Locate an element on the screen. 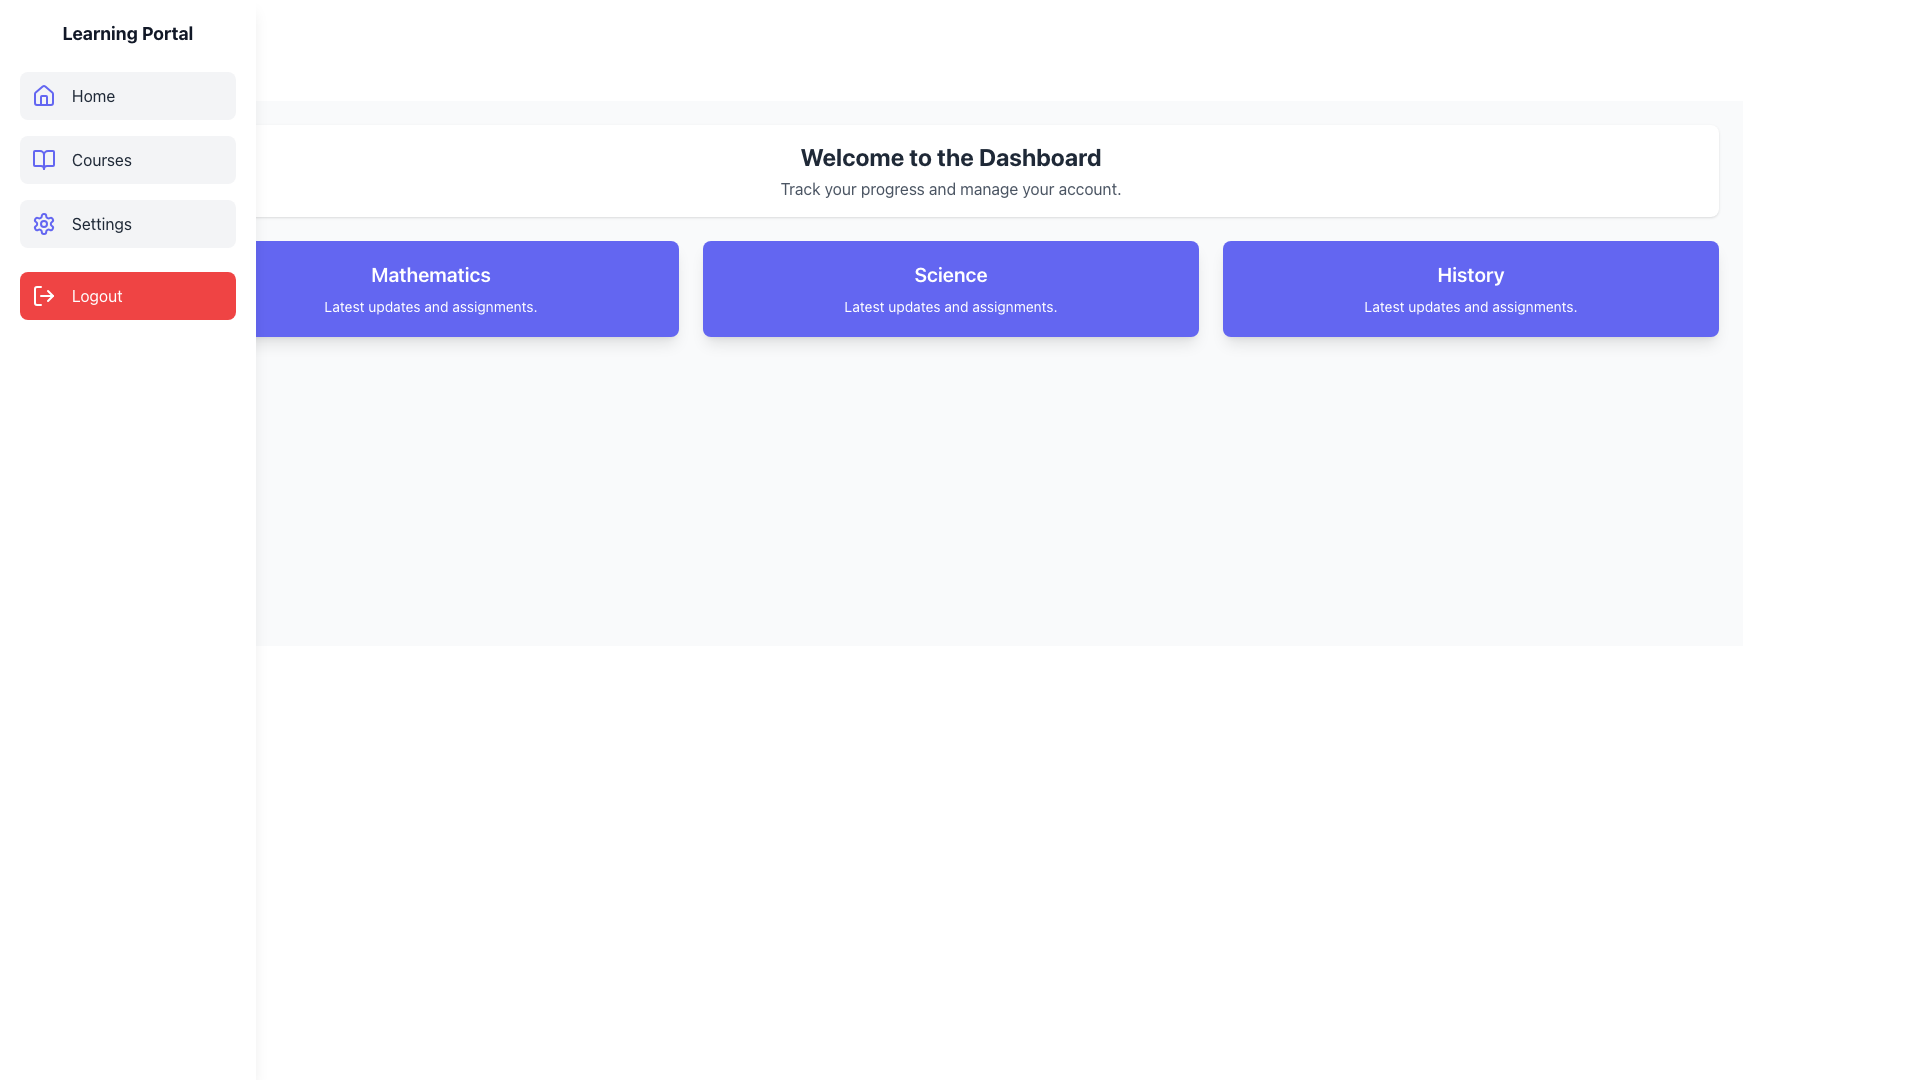  the vertical menu item labeled 'Courses' in the sidebar, which is styled with gray tones and features an open book icon on the left side is located at coordinates (127, 158).